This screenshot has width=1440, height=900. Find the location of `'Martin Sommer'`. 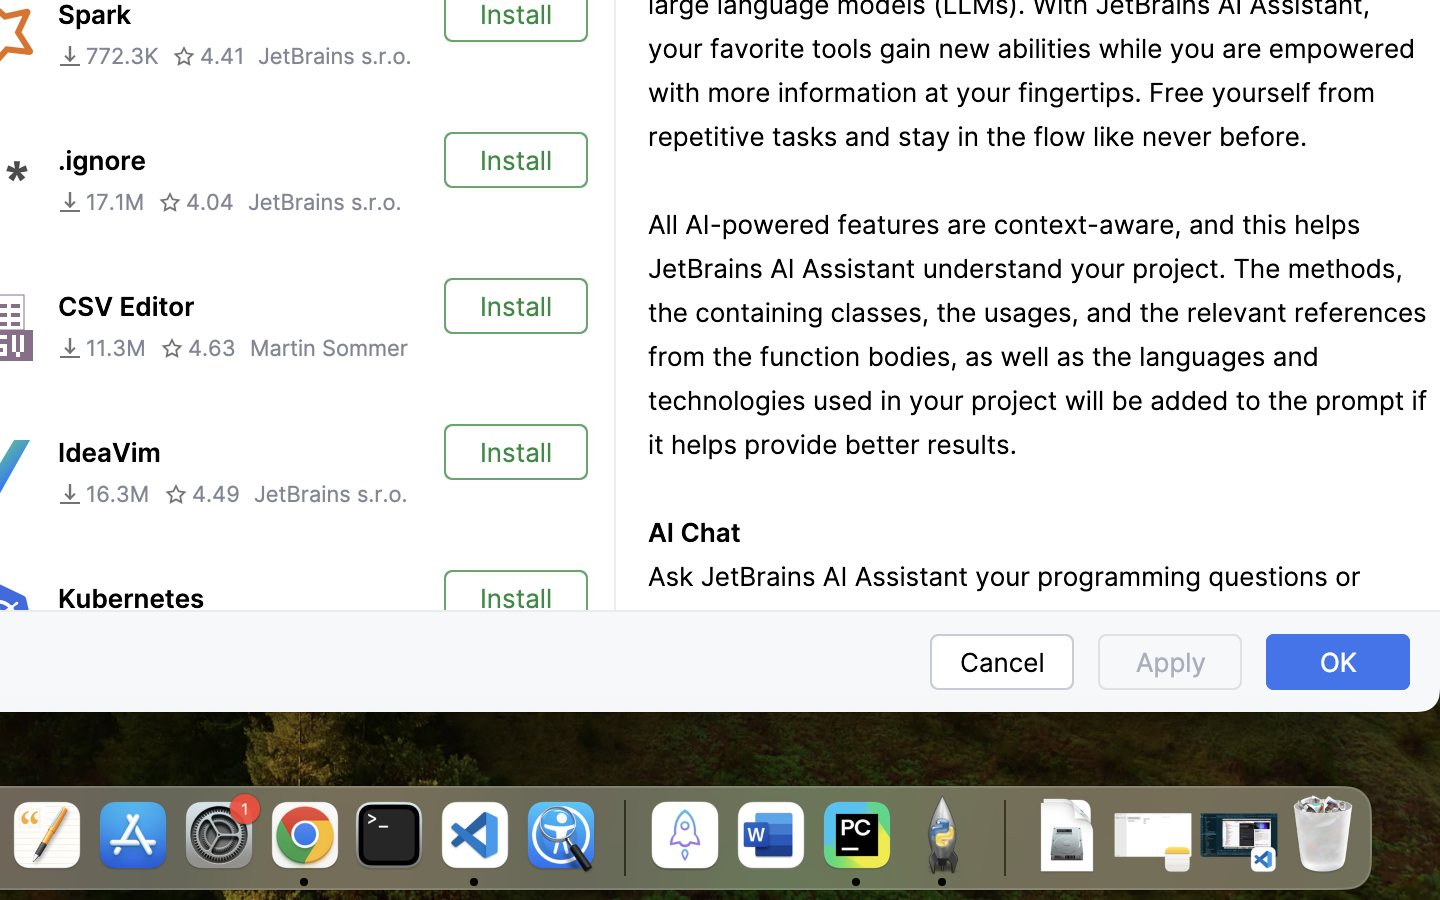

'Martin Sommer' is located at coordinates (329, 348).